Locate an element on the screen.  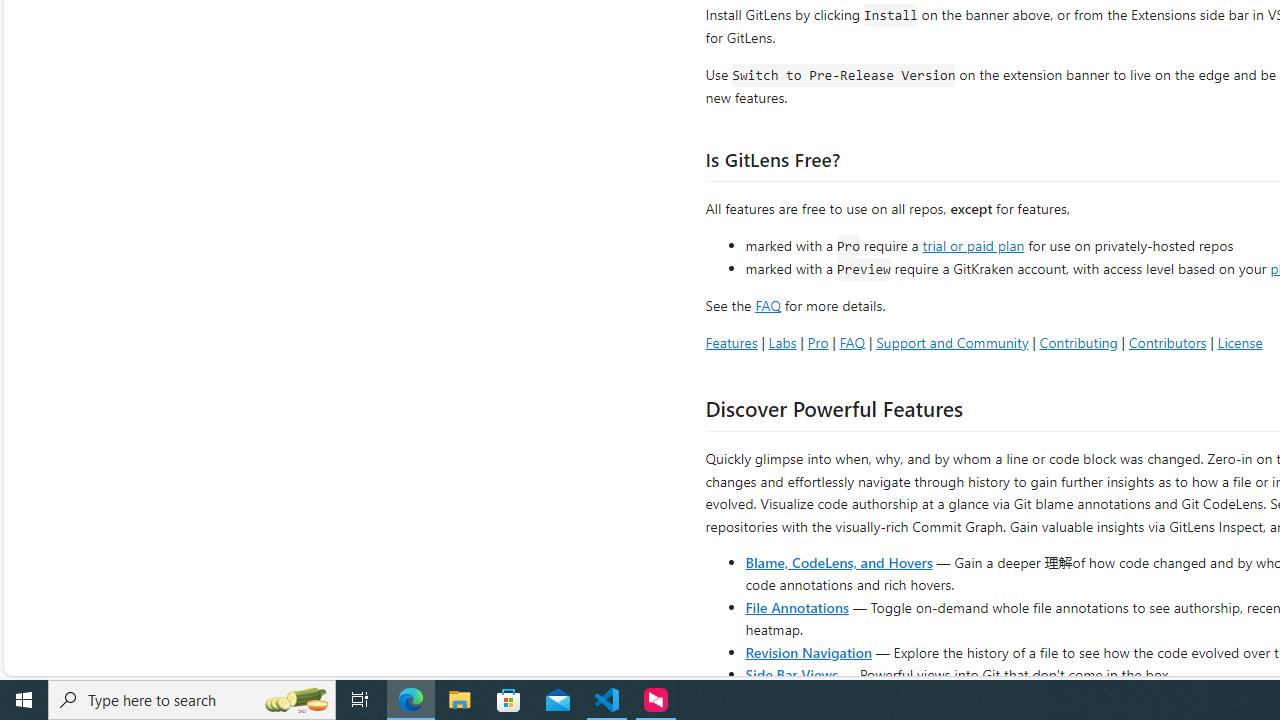
'License' is located at coordinates (1239, 341).